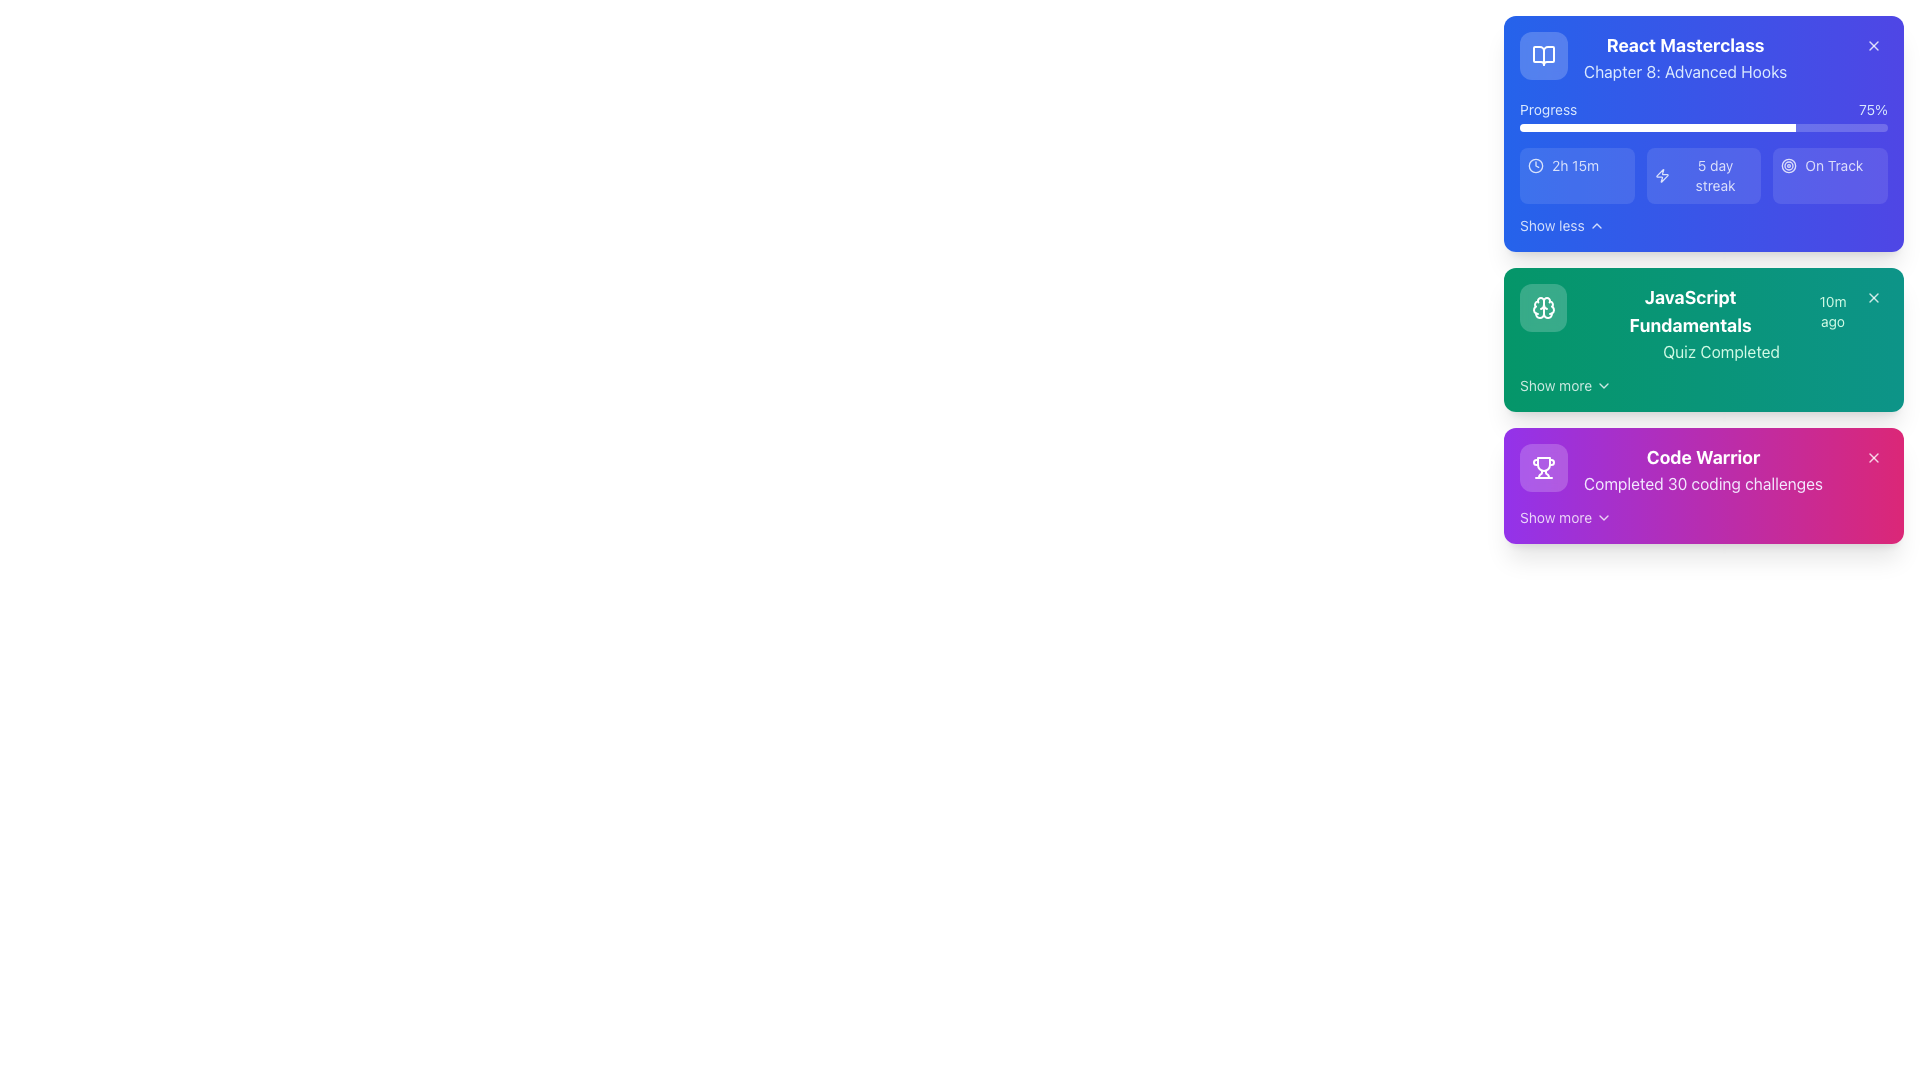 This screenshot has width=1920, height=1080. I want to click on the 'X' icon, which is part of a circular button located at the top right corner of the 'React Masterclass' card, so click(1872, 45).